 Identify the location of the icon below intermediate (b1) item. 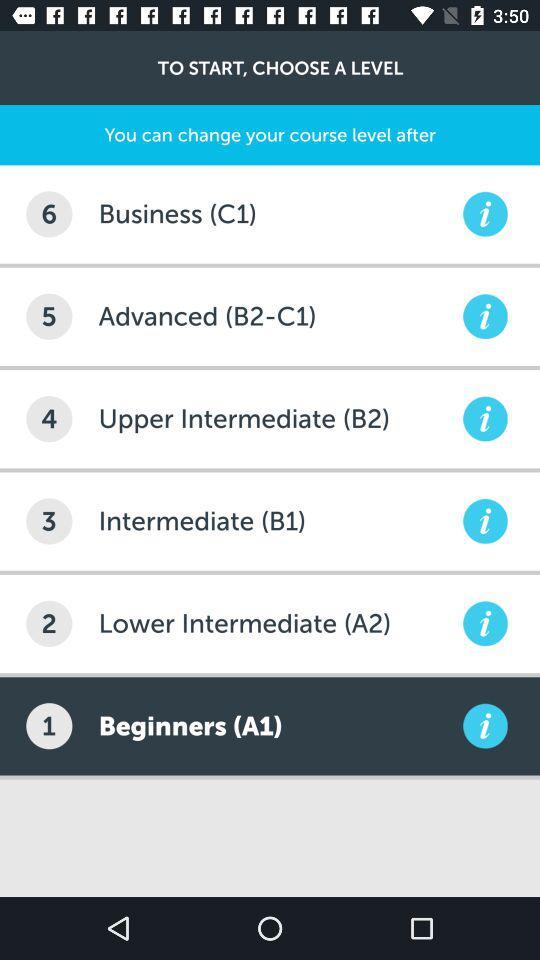
(277, 622).